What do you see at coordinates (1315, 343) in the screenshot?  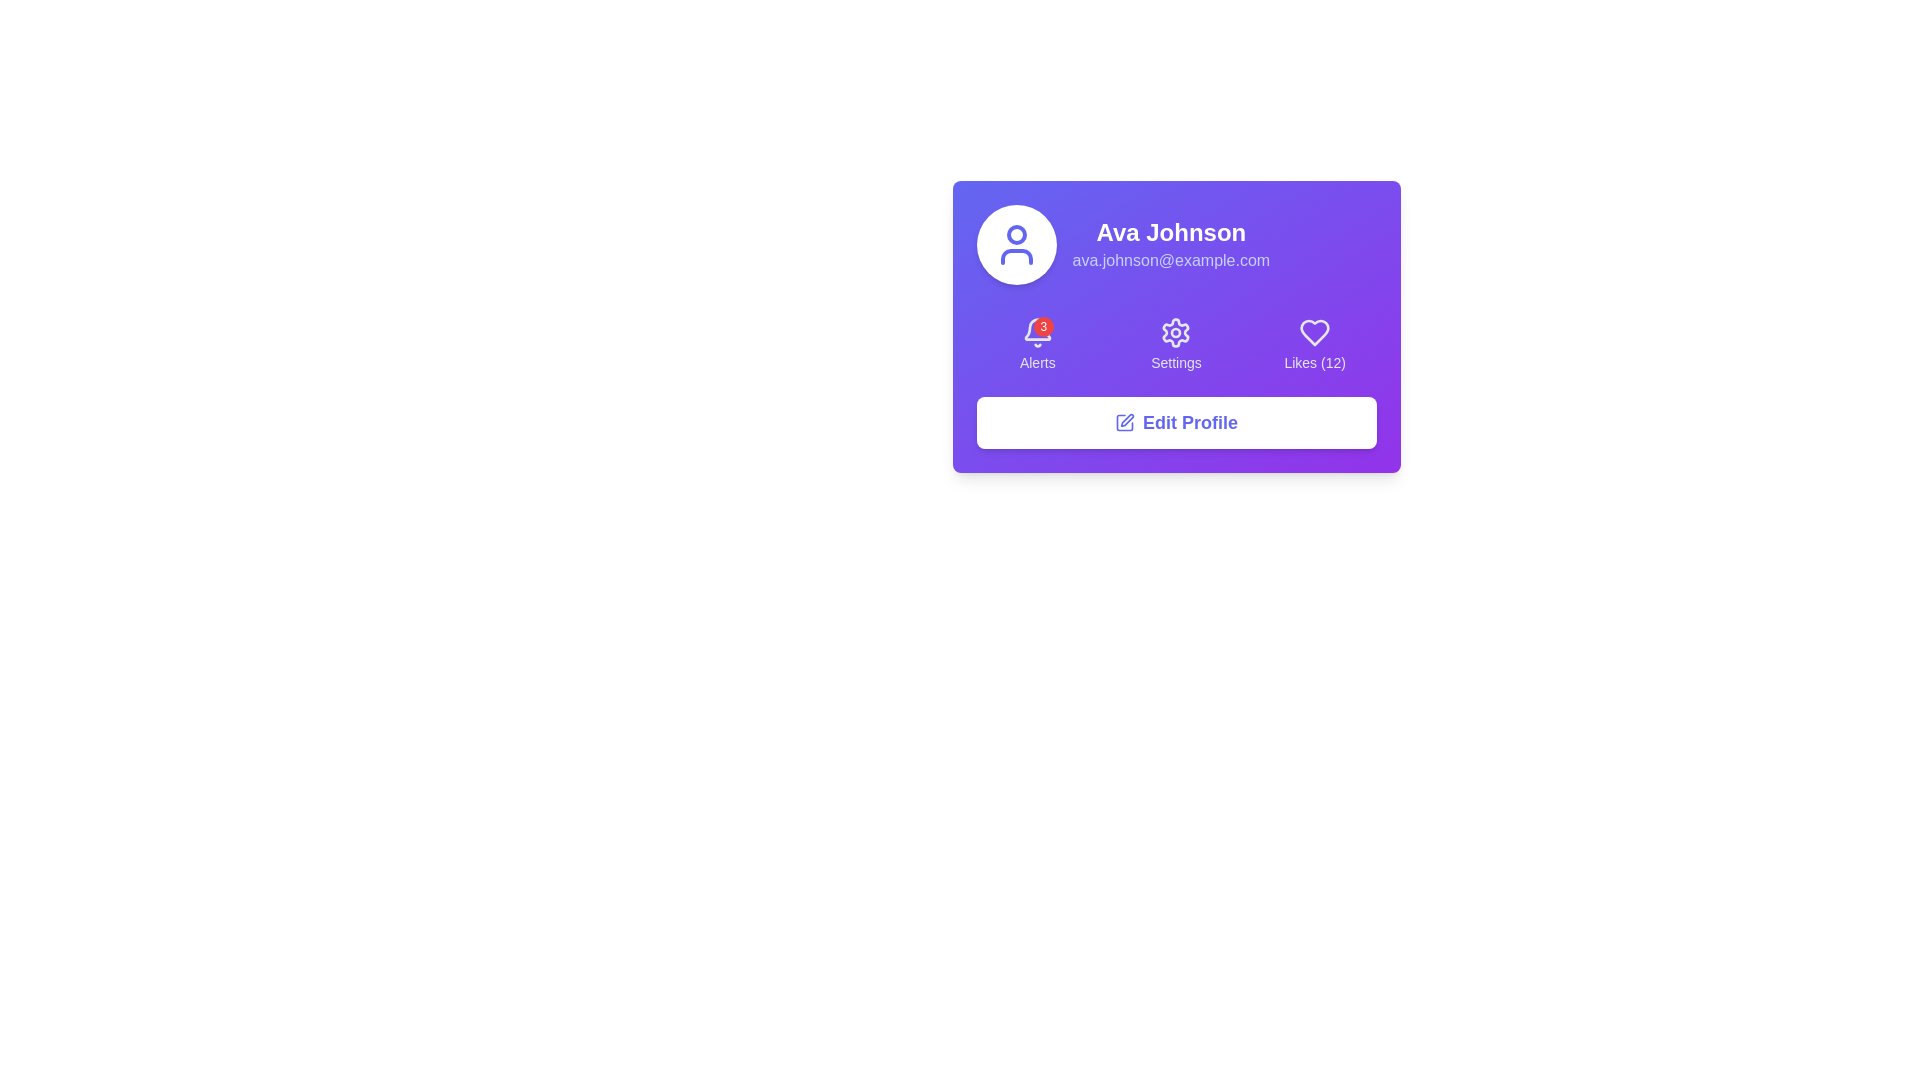 I see `the static information display showing '12' likes, which is the third element in a horizontal grid layout, positioned to the right of 'Alerts' and 'Settings'` at bounding box center [1315, 343].